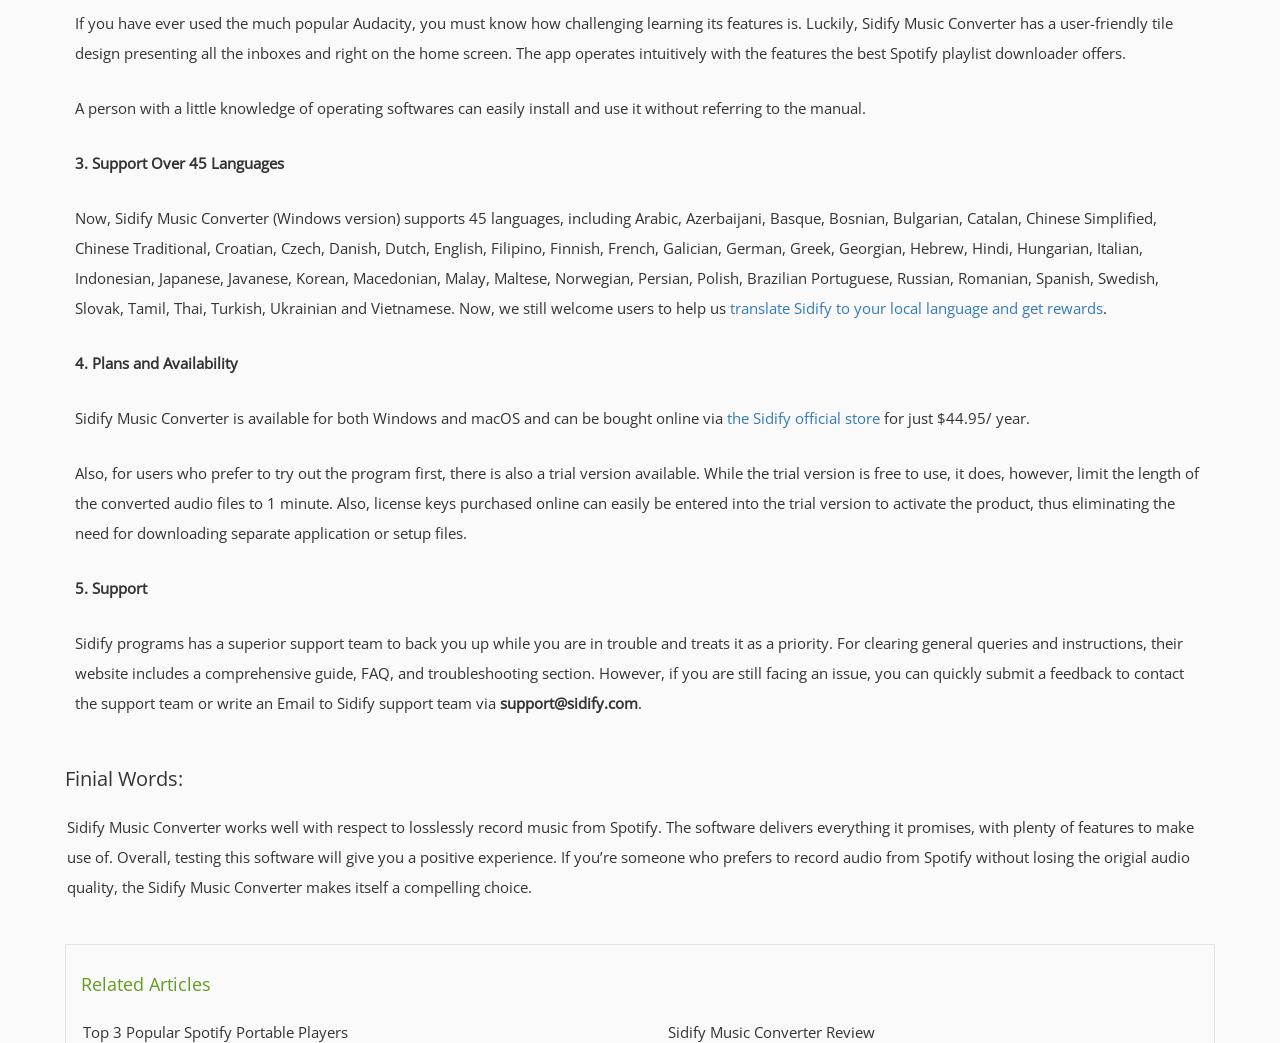 The width and height of the screenshot is (1280, 1043). What do you see at coordinates (109, 587) in the screenshot?
I see `'5. Support'` at bounding box center [109, 587].